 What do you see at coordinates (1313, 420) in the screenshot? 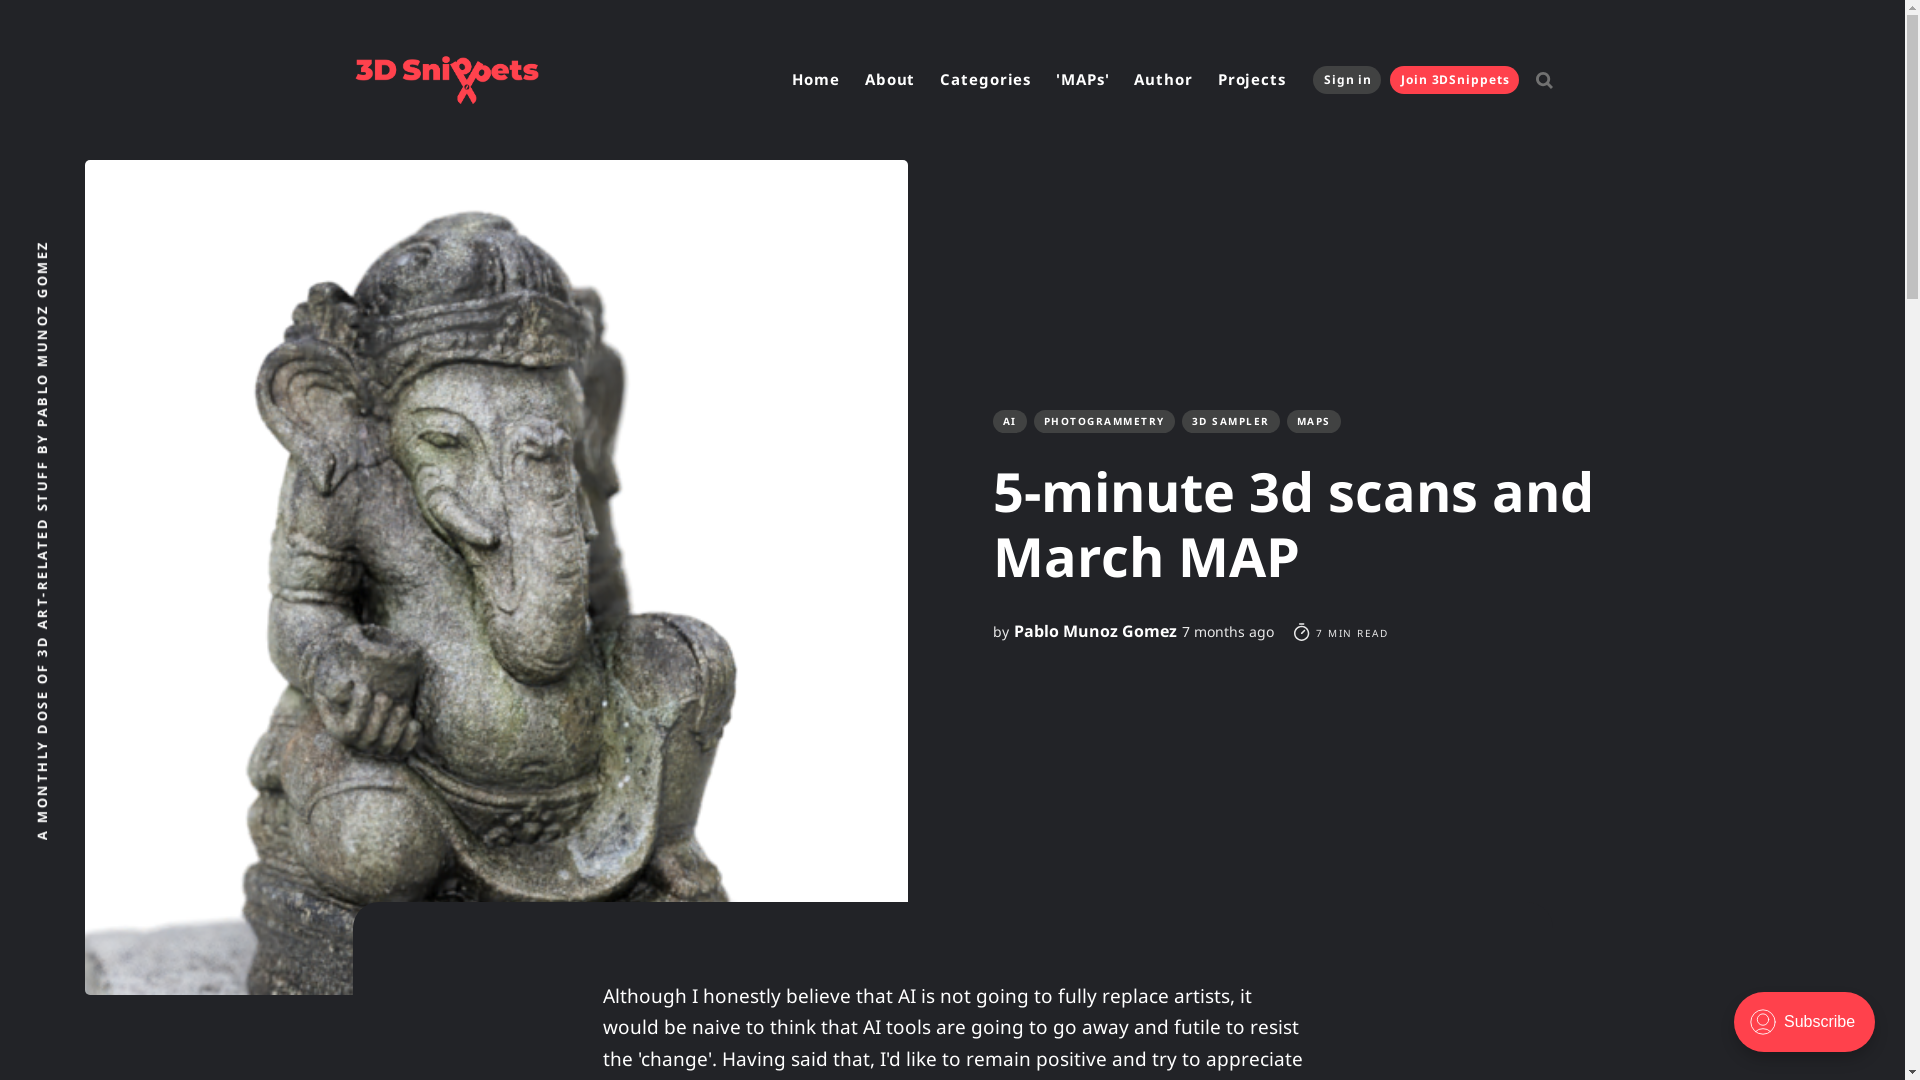
I see `'MAPS'` at bounding box center [1313, 420].